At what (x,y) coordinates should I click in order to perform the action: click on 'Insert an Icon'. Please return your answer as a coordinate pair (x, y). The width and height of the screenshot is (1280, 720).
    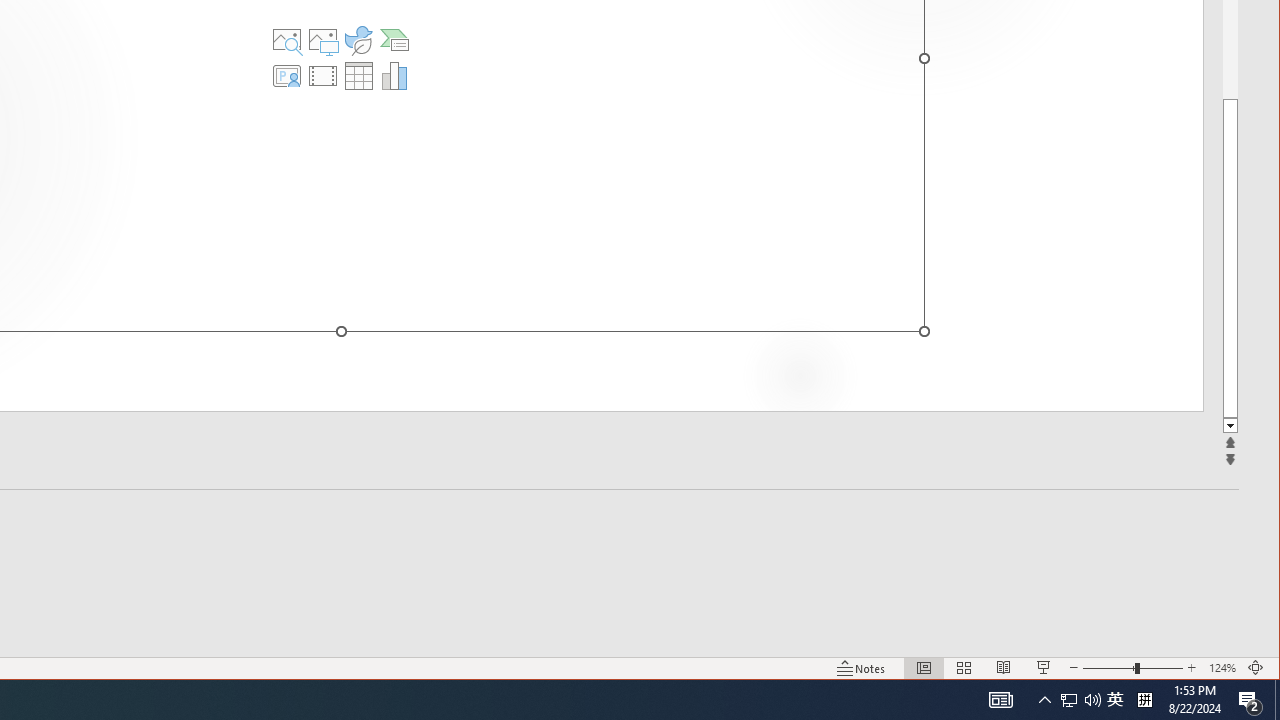
    Looking at the image, I should click on (359, 39).